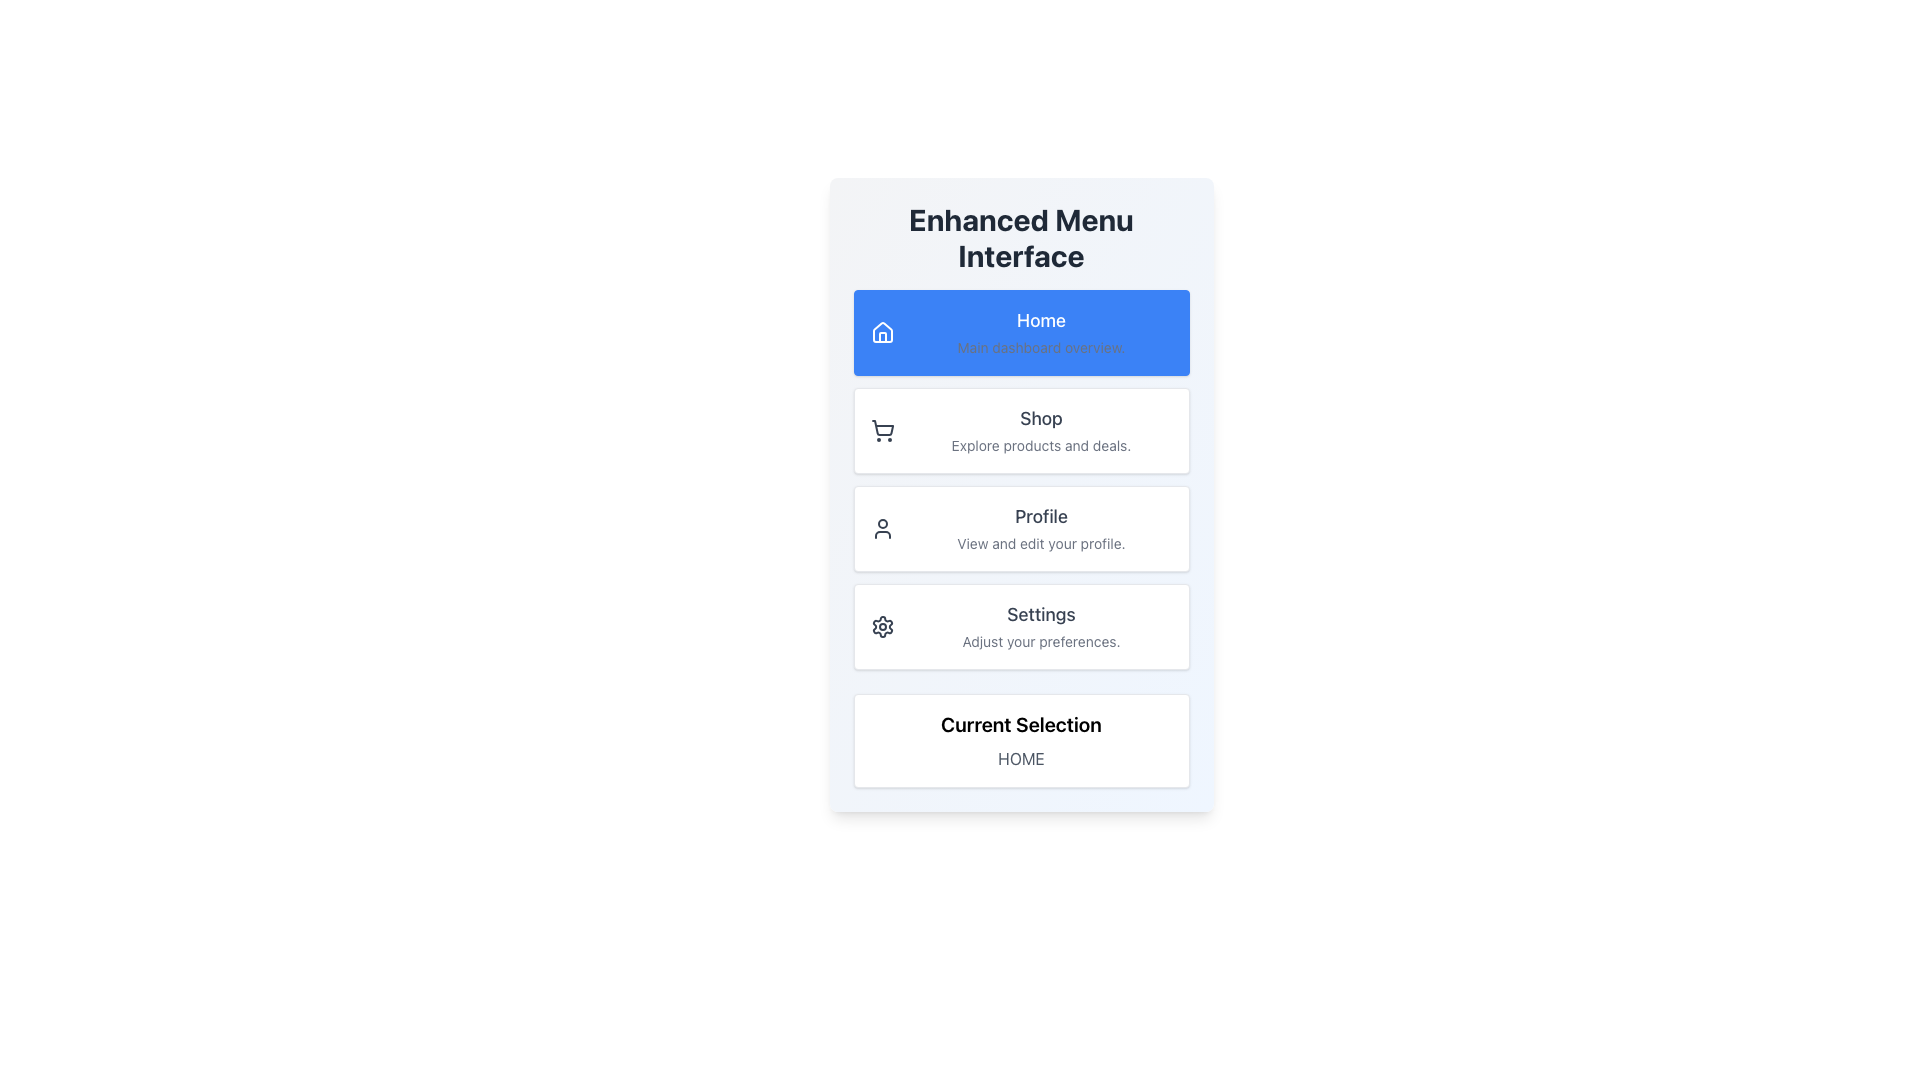  Describe the element at coordinates (881, 626) in the screenshot. I see `the 'Settings' icon located to the left of the text 'Settings' in the vertical menu list for interaction` at that location.